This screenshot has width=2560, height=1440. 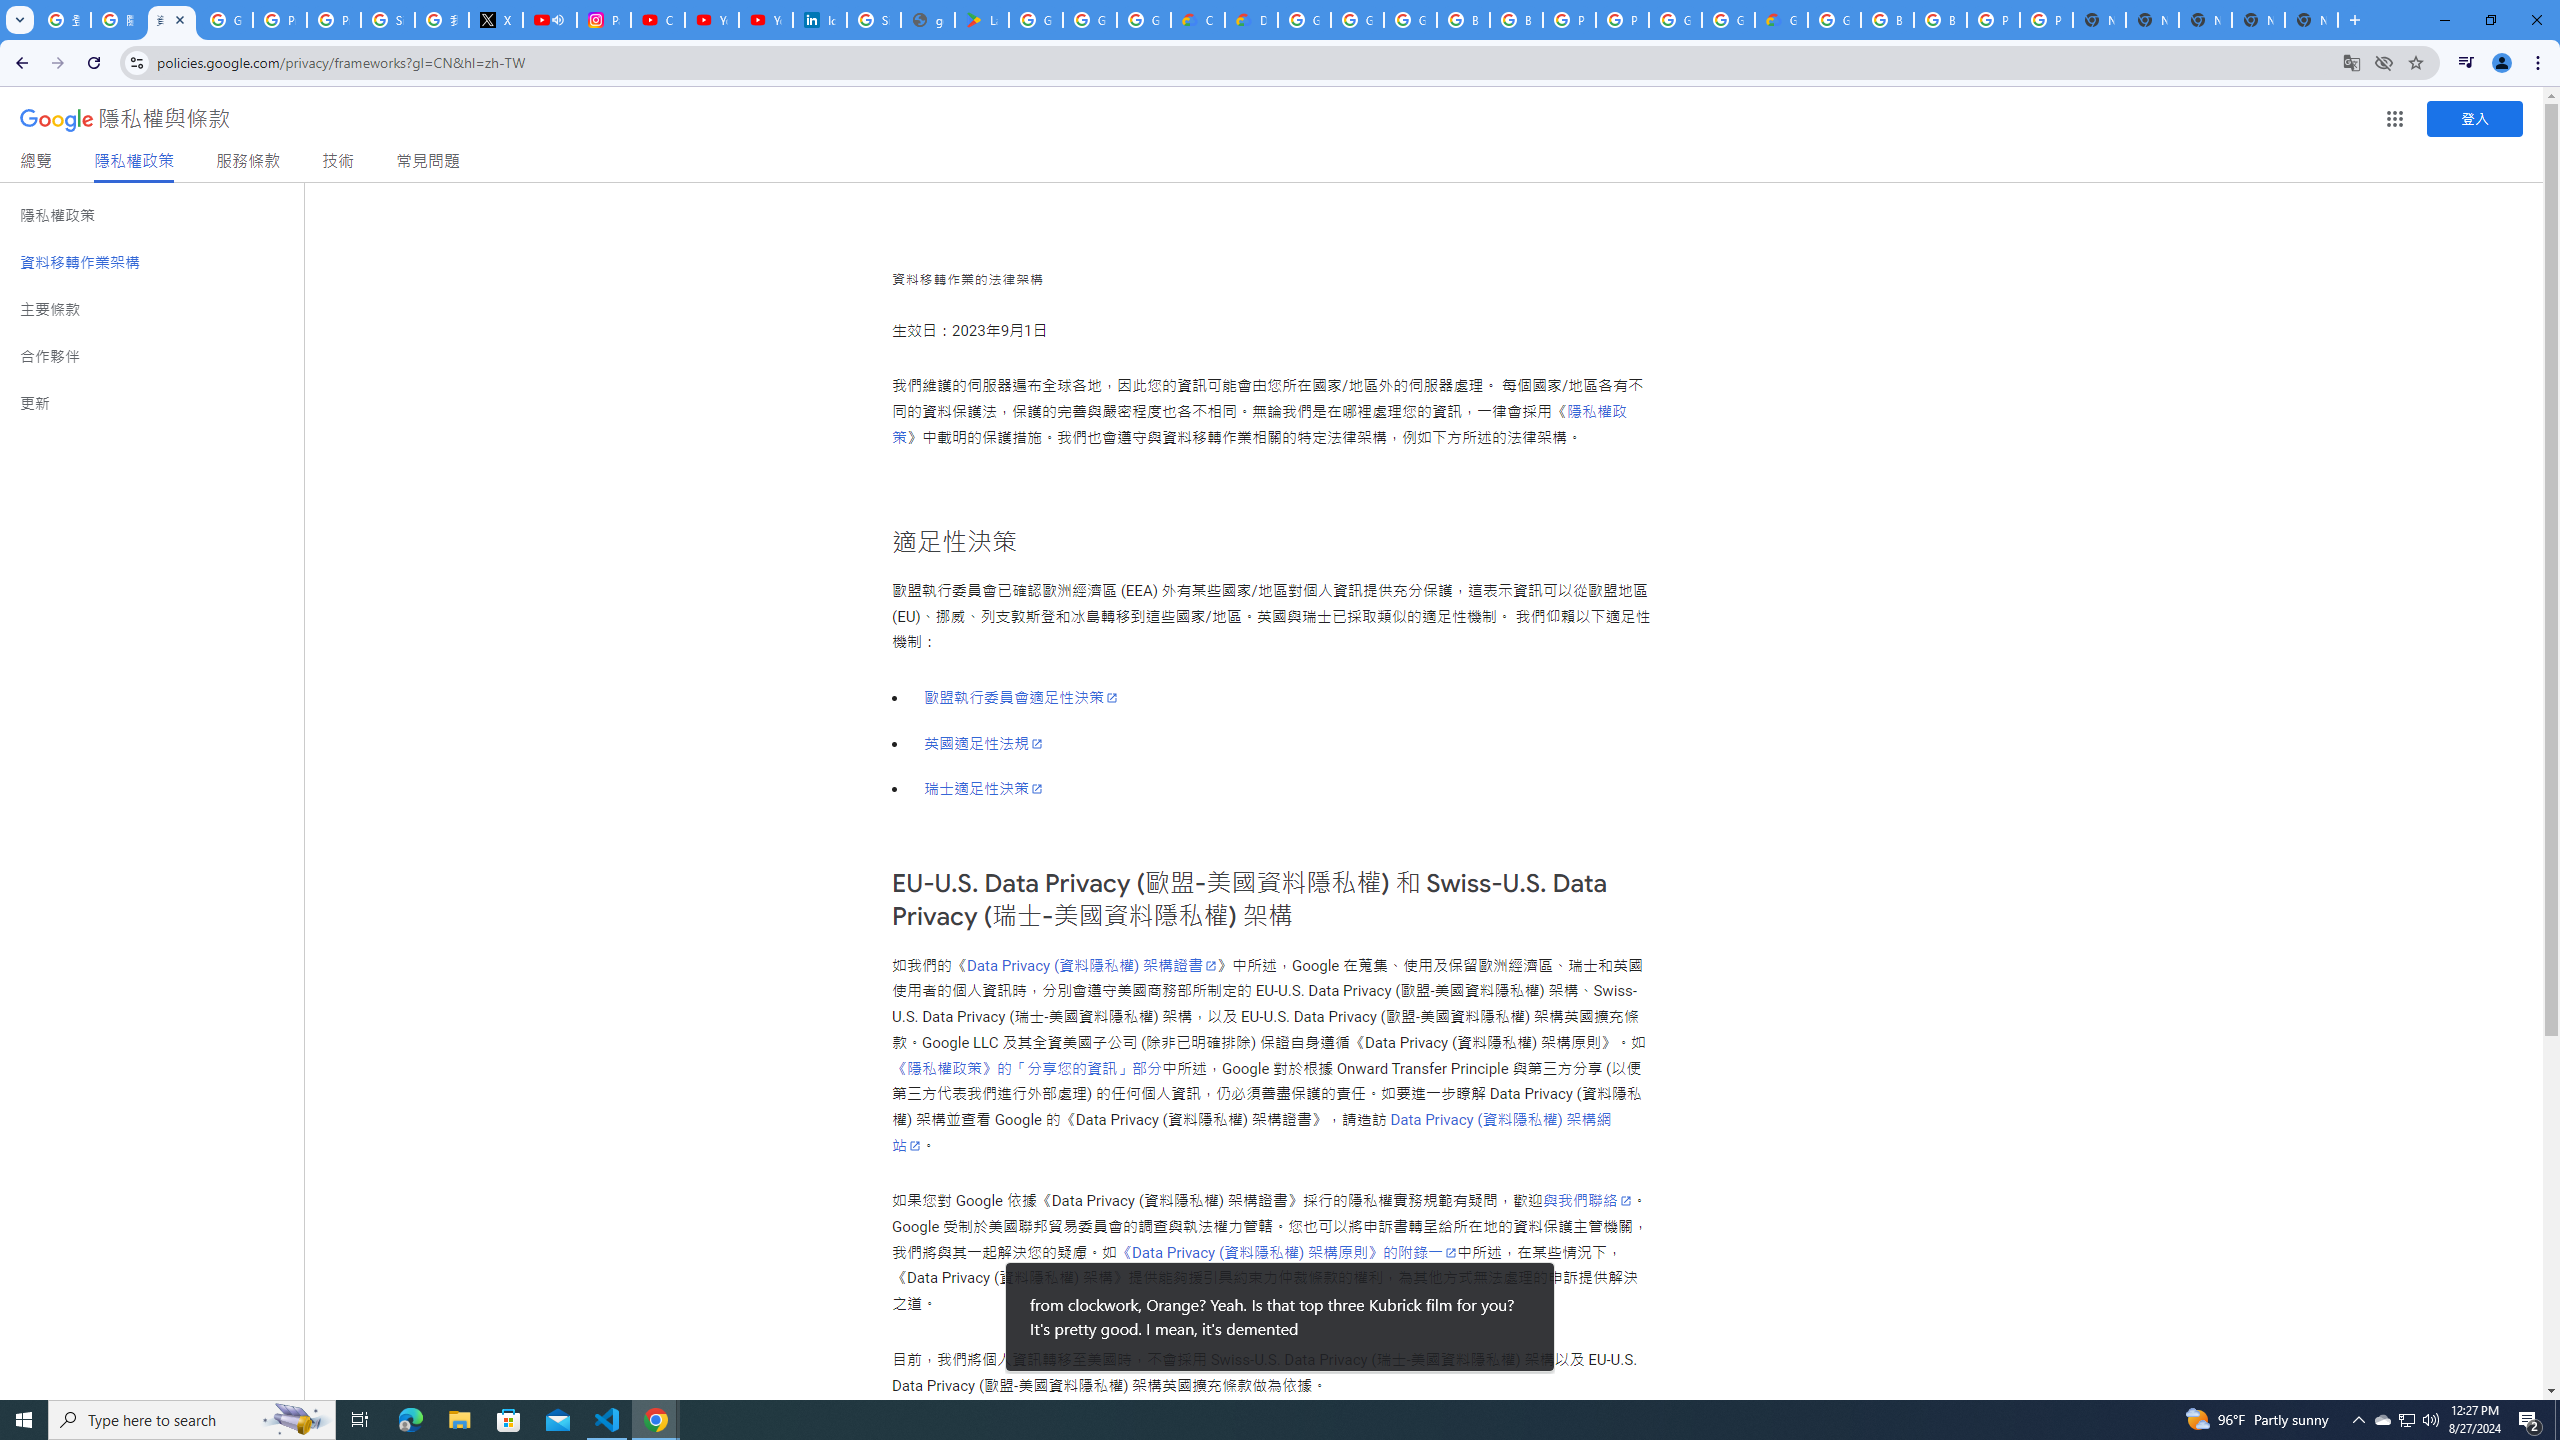 I want to click on 'Browse Chrome as a guest - Computer - Google Chrome Help', so click(x=1886, y=19).